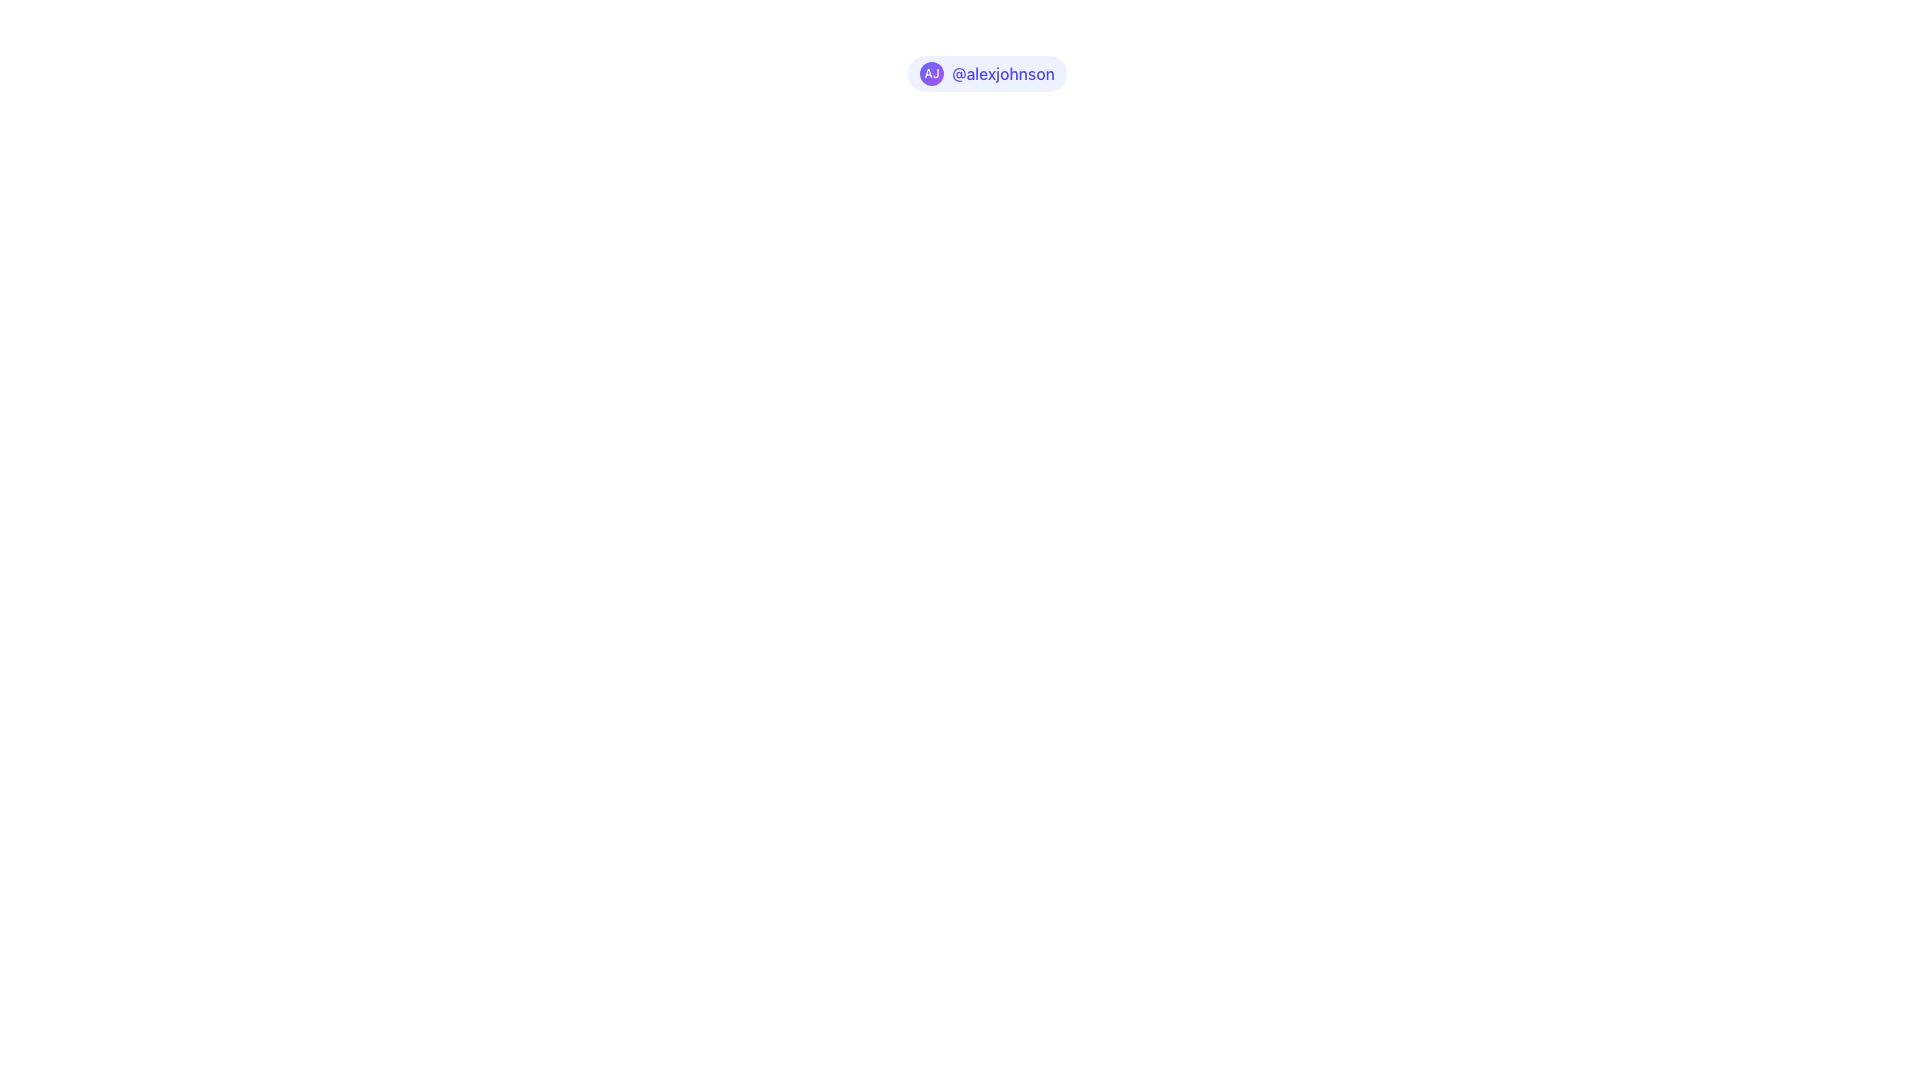  What do you see at coordinates (1003, 72) in the screenshot?
I see `the text label displaying the username '@alexjohnson', which is positioned to the far right of an adjacent circle containing the initials 'AJ'` at bounding box center [1003, 72].